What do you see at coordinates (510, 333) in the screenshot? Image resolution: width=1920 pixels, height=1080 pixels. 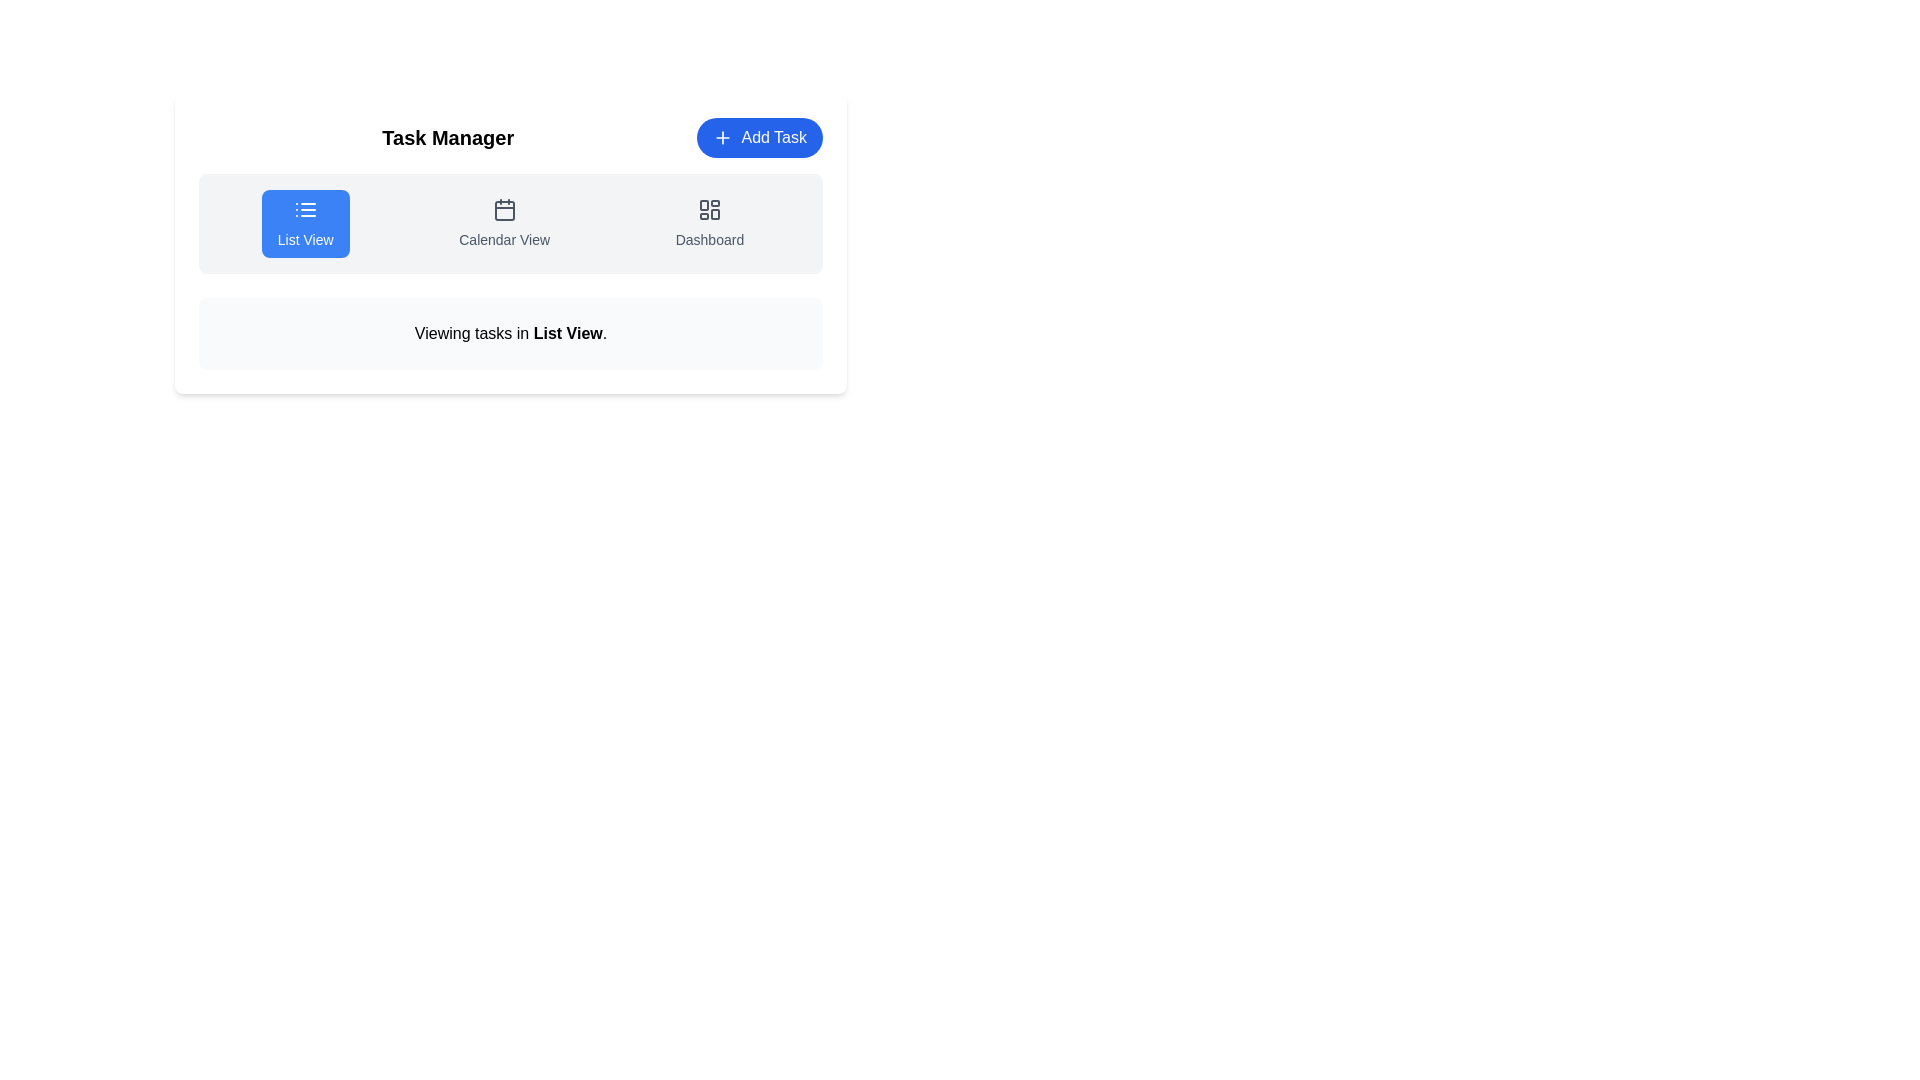 I see `the static text element displaying 'Viewing tasks in List View.' which is centered within a white box below the view buttons` at bounding box center [510, 333].